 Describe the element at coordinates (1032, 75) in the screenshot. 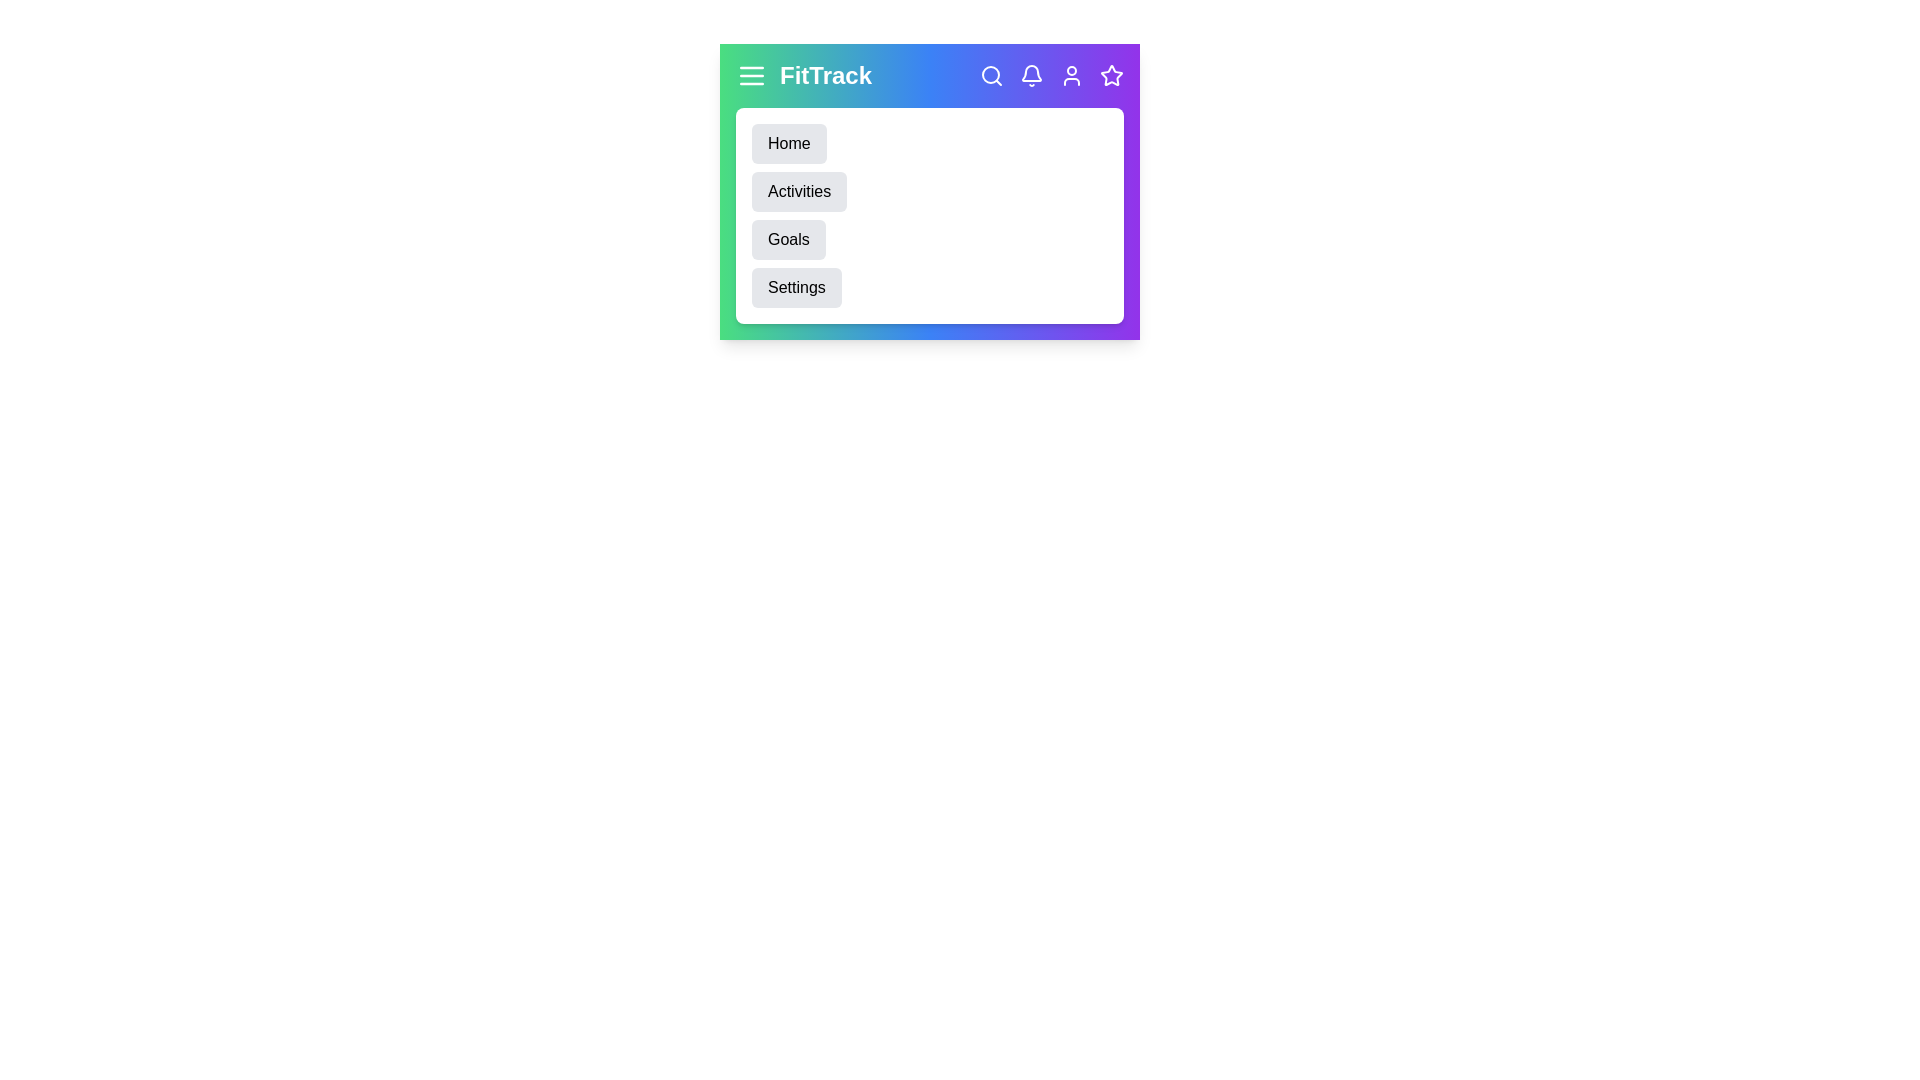

I see `the notifications icon to view alerts` at that location.